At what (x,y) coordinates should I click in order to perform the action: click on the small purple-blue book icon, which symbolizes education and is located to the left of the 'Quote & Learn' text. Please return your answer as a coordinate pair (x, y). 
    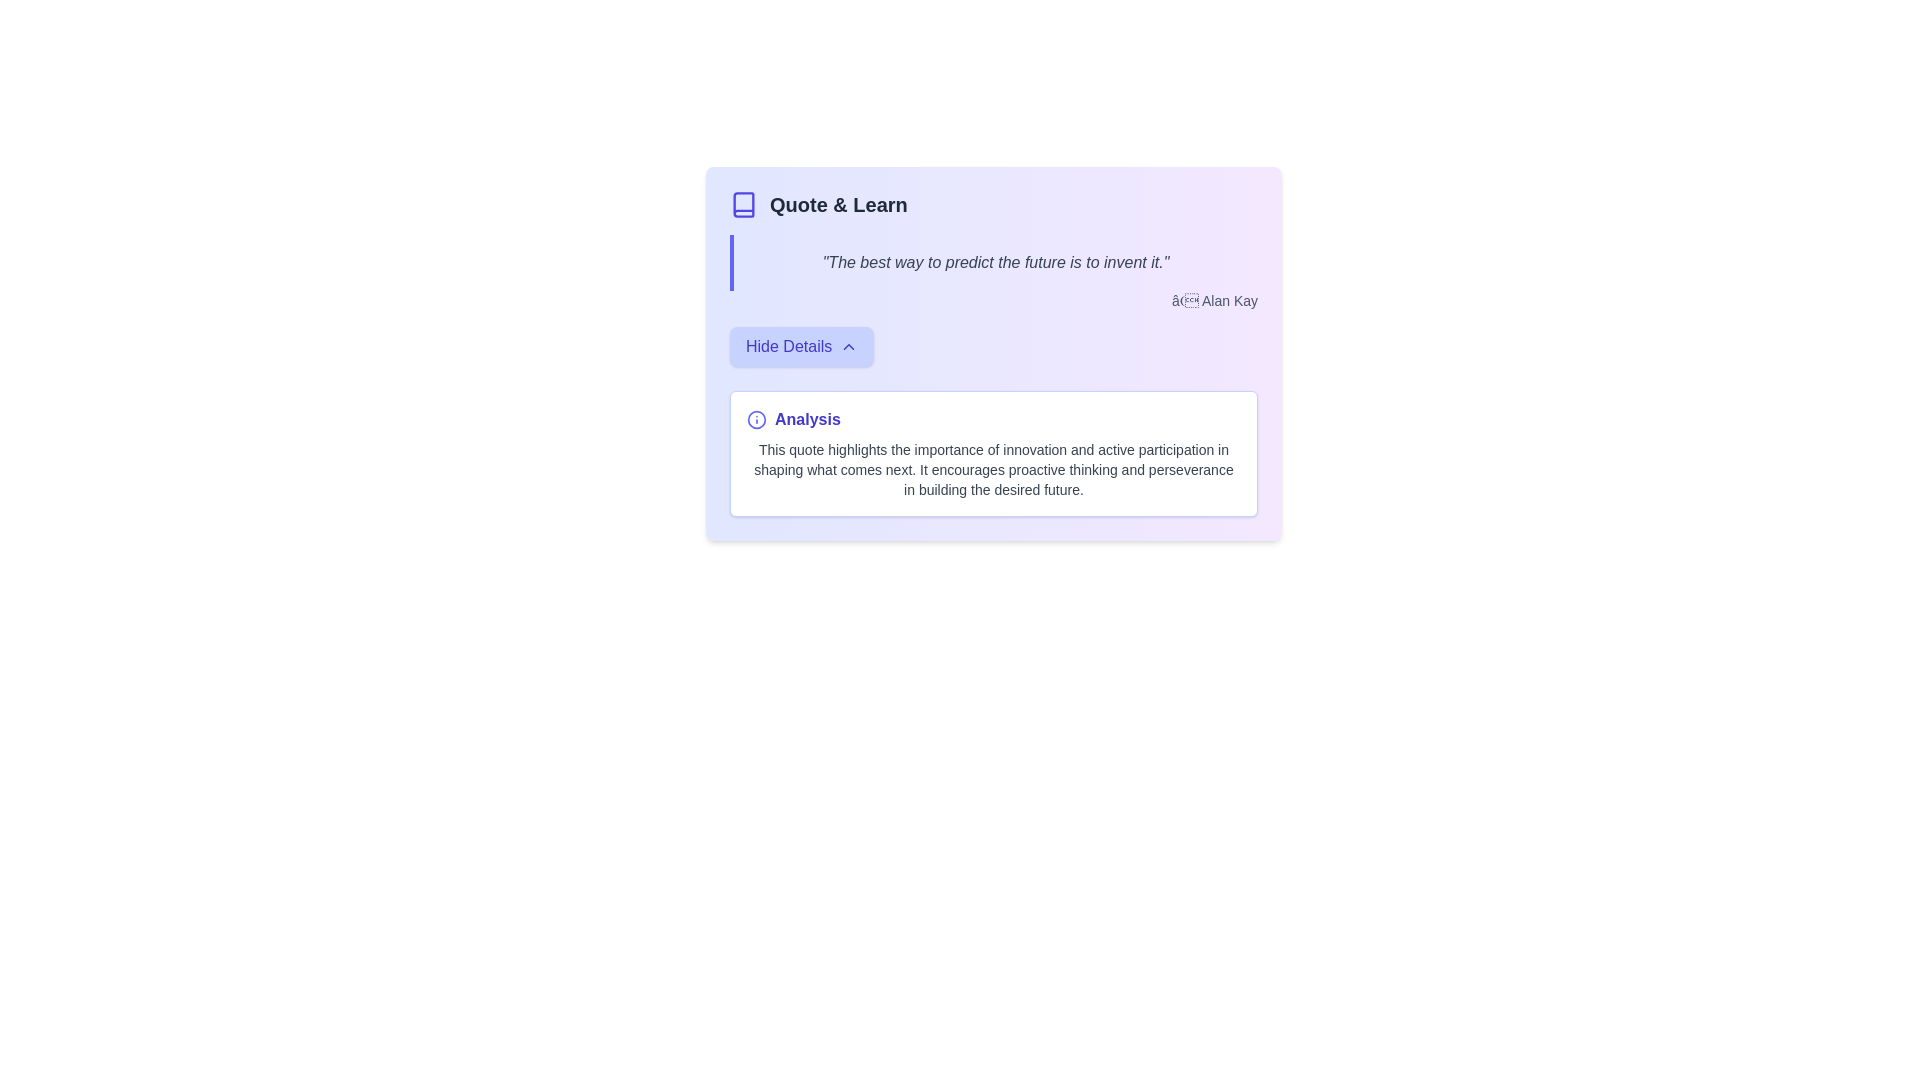
    Looking at the image, I should click on (743, 204).